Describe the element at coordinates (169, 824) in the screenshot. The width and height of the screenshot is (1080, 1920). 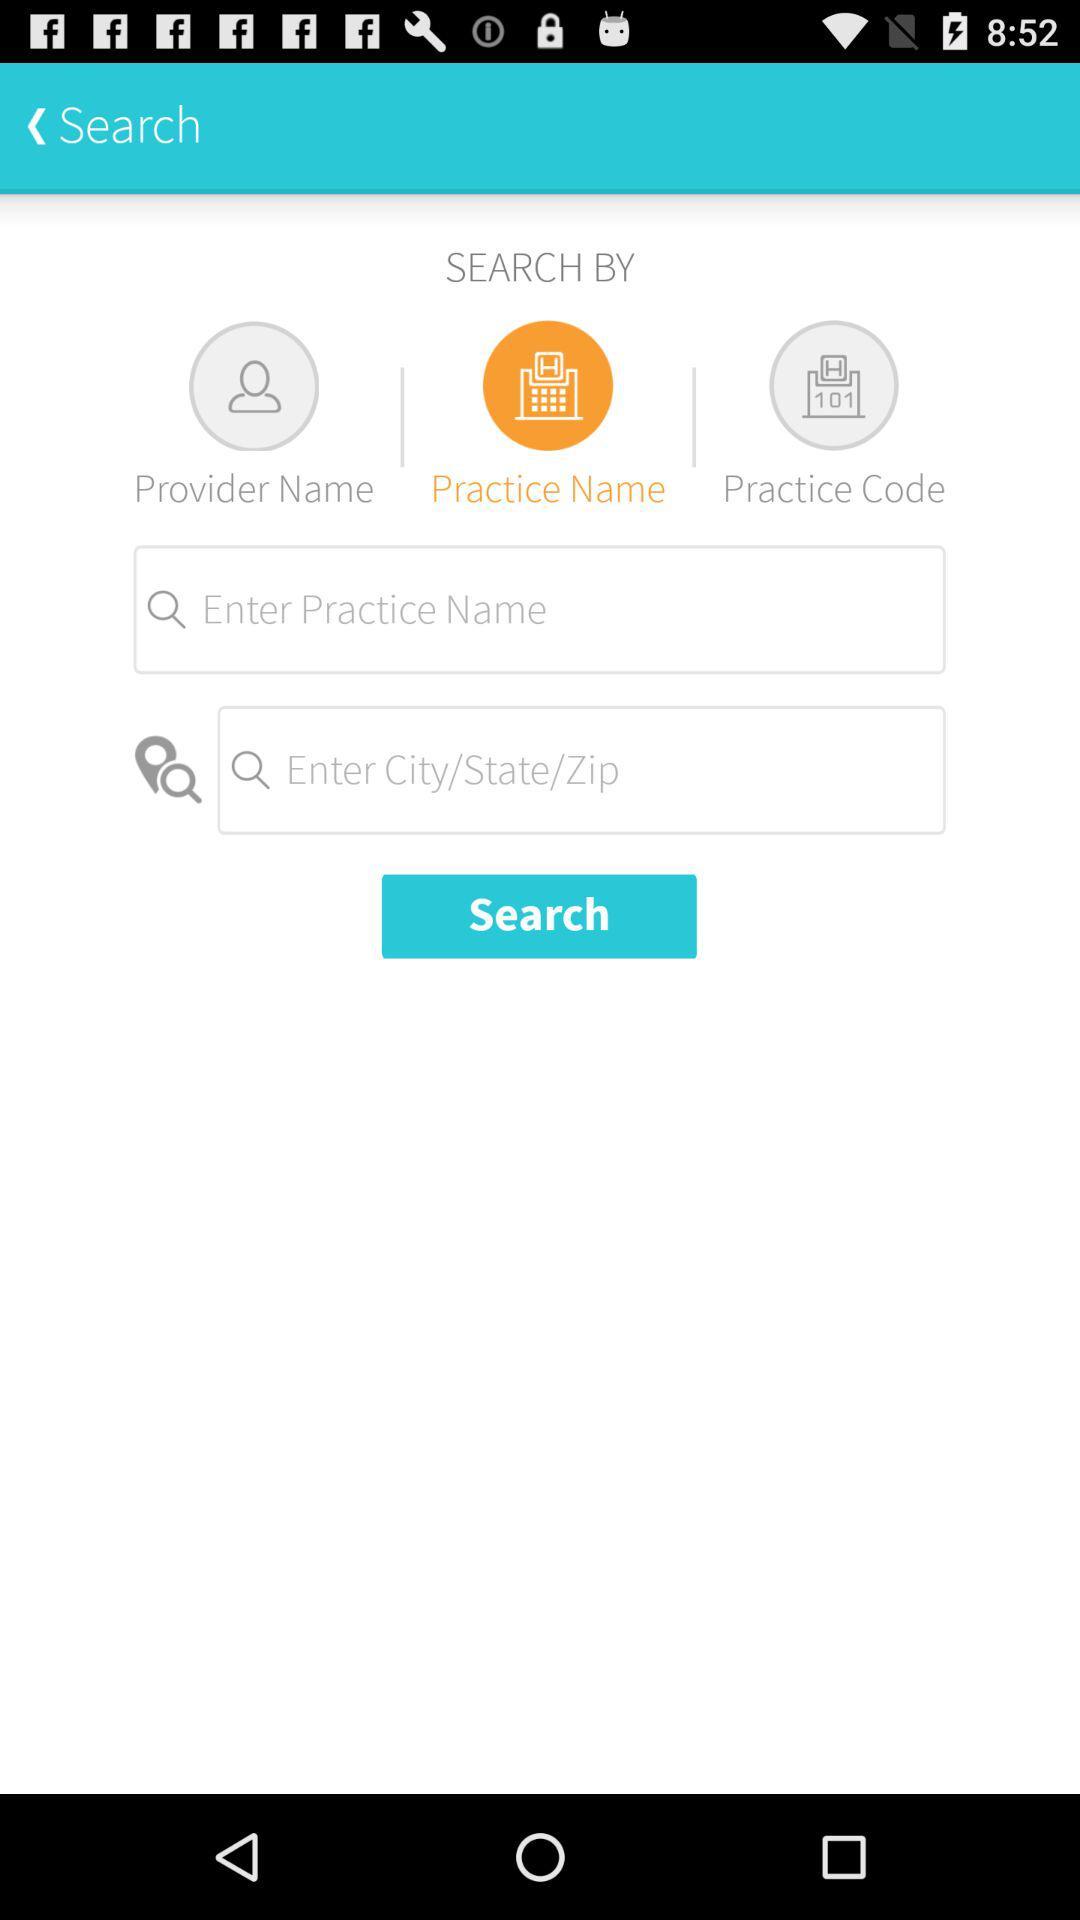
I see `the location icon` at that location.